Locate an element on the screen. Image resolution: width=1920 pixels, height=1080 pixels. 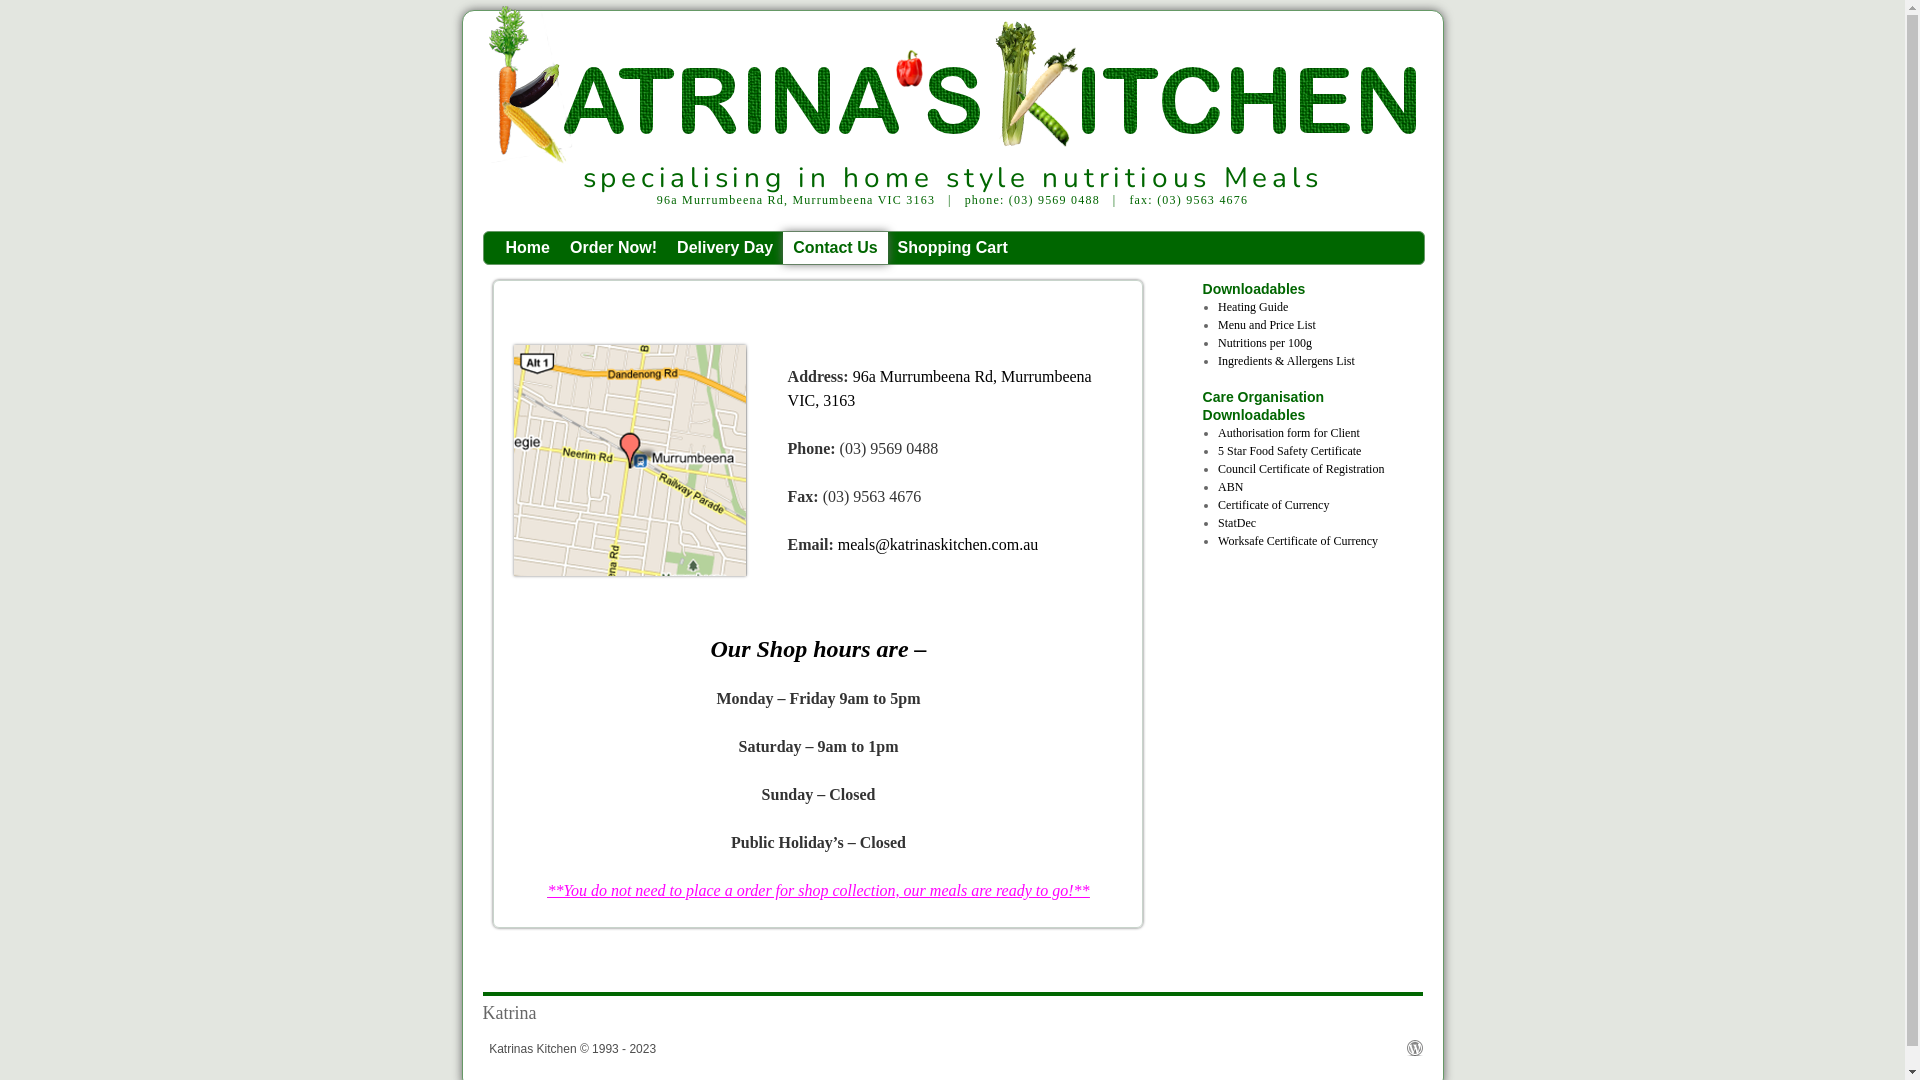
'Delivery Day' is located at coordinates (723, 246).